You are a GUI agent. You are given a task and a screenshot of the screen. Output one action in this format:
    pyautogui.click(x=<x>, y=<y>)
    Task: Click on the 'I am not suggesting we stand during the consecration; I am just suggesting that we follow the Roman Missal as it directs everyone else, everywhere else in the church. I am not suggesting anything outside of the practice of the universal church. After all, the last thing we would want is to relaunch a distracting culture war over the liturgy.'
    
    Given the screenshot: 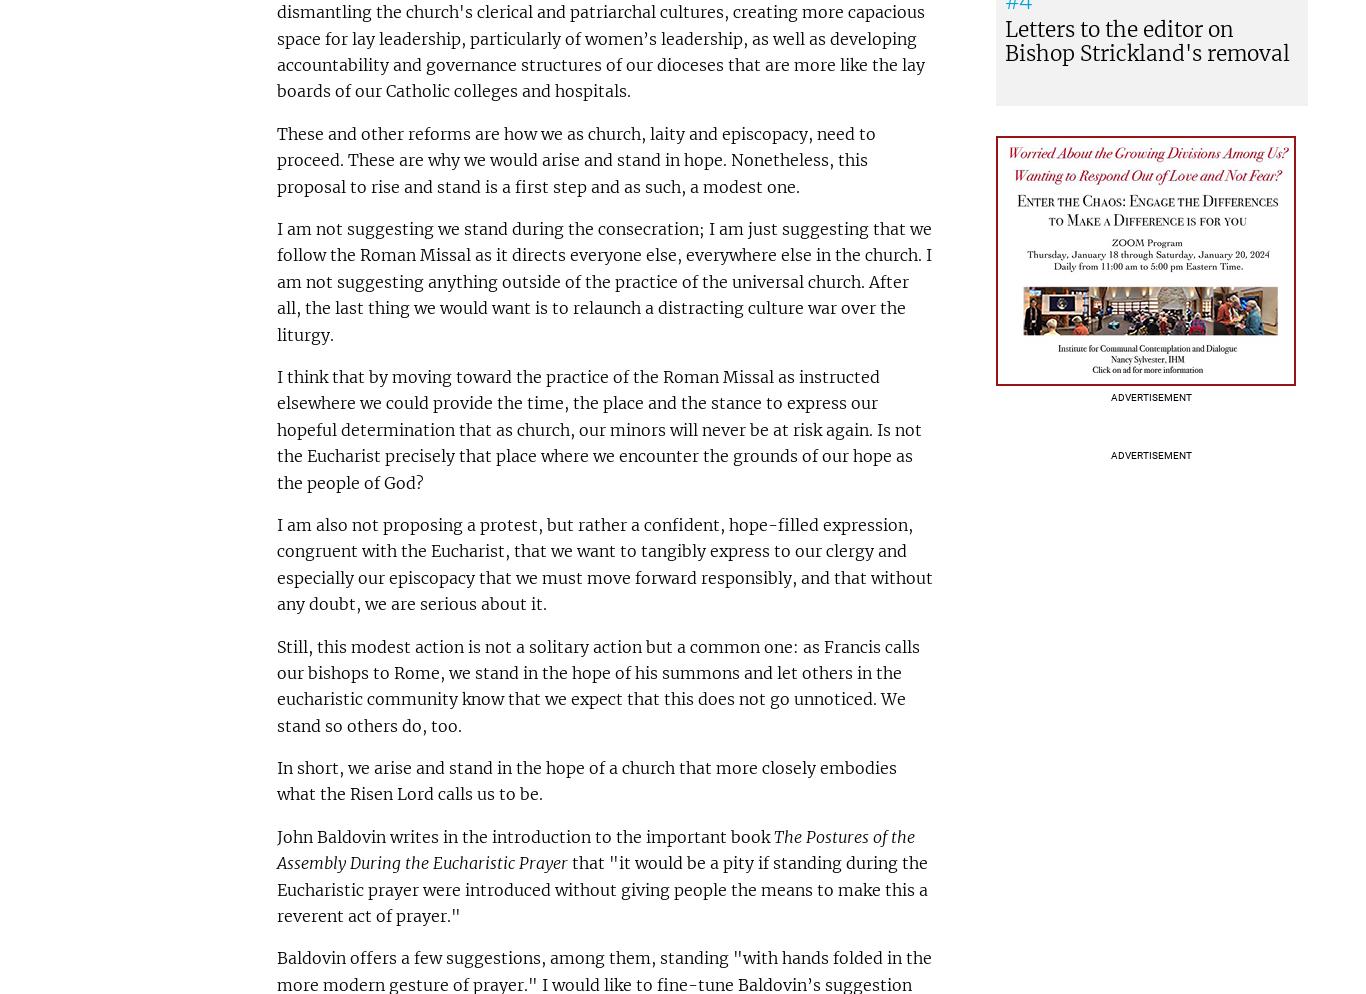 What is the action you would take?
    pyautogui.click(x=602, y=280)
    